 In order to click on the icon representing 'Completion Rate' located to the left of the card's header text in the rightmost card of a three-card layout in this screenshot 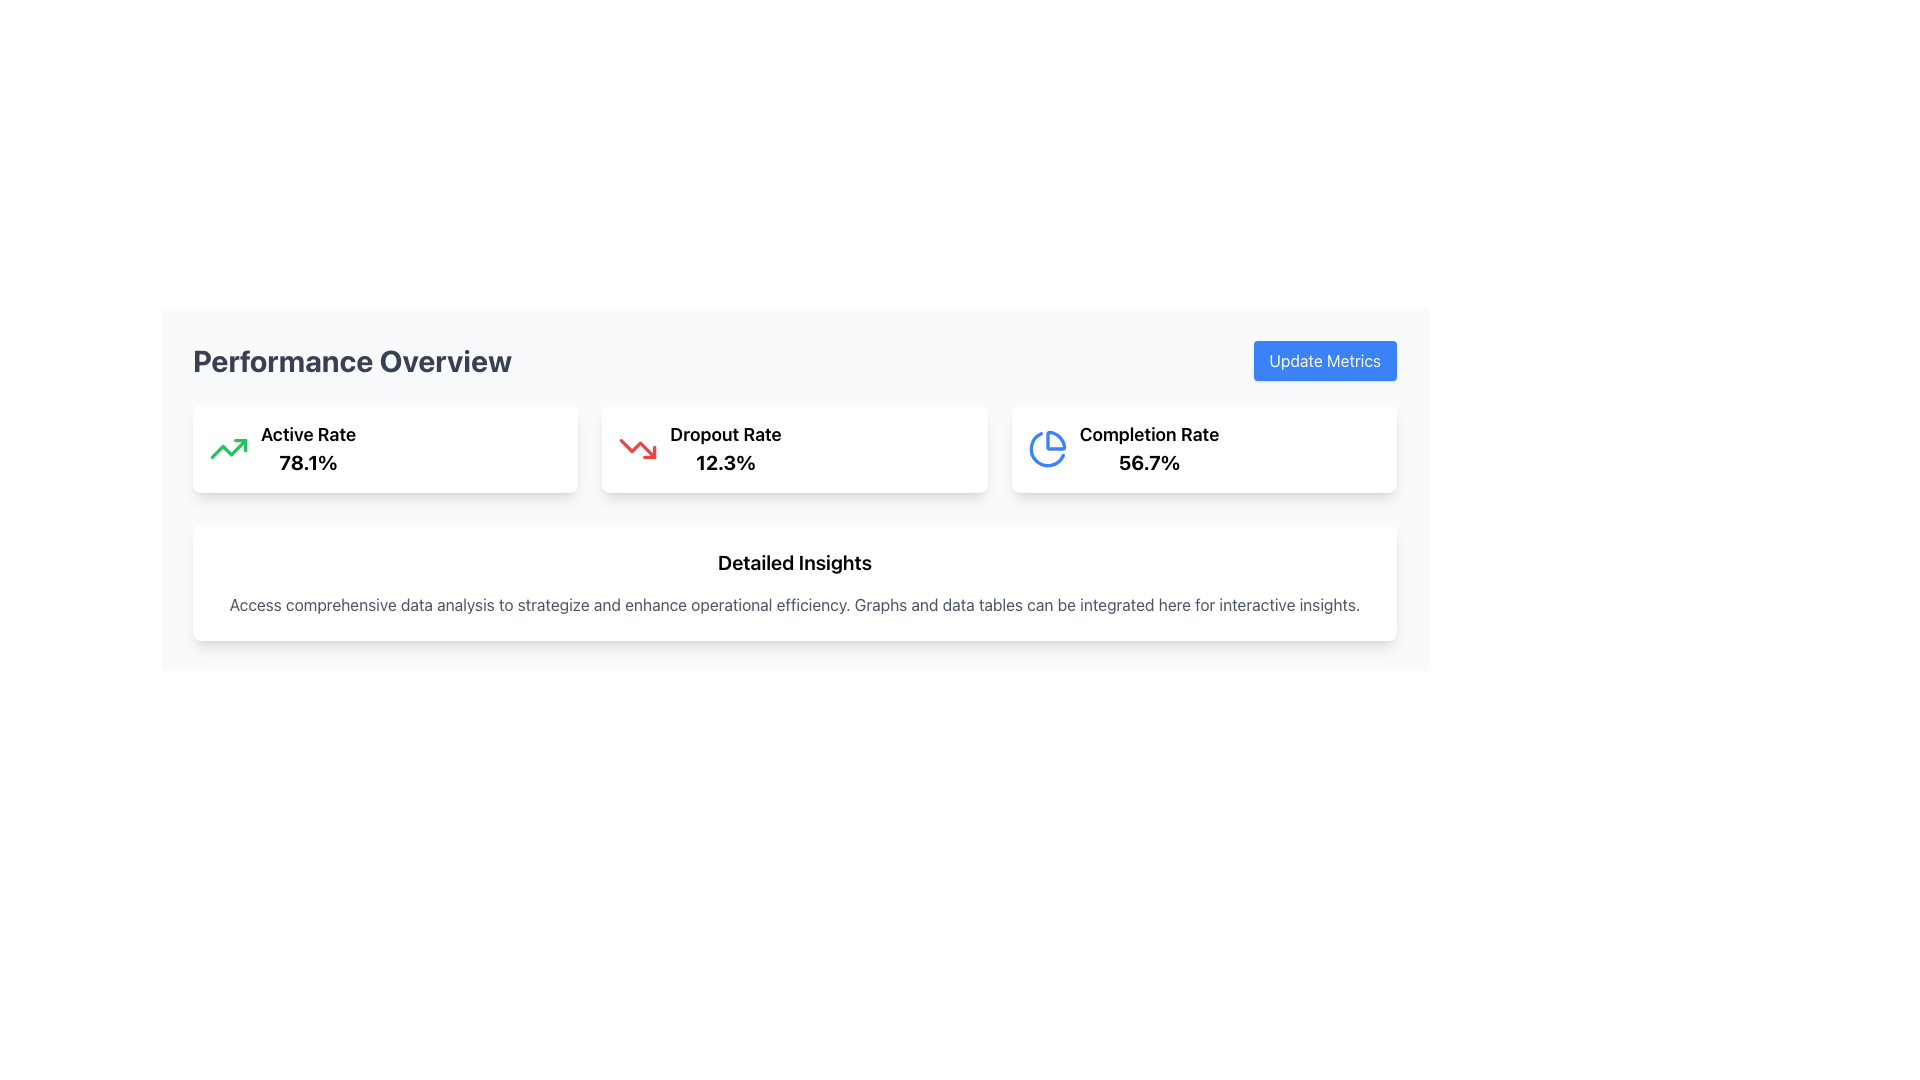, I will do `click(1046, 447)`.